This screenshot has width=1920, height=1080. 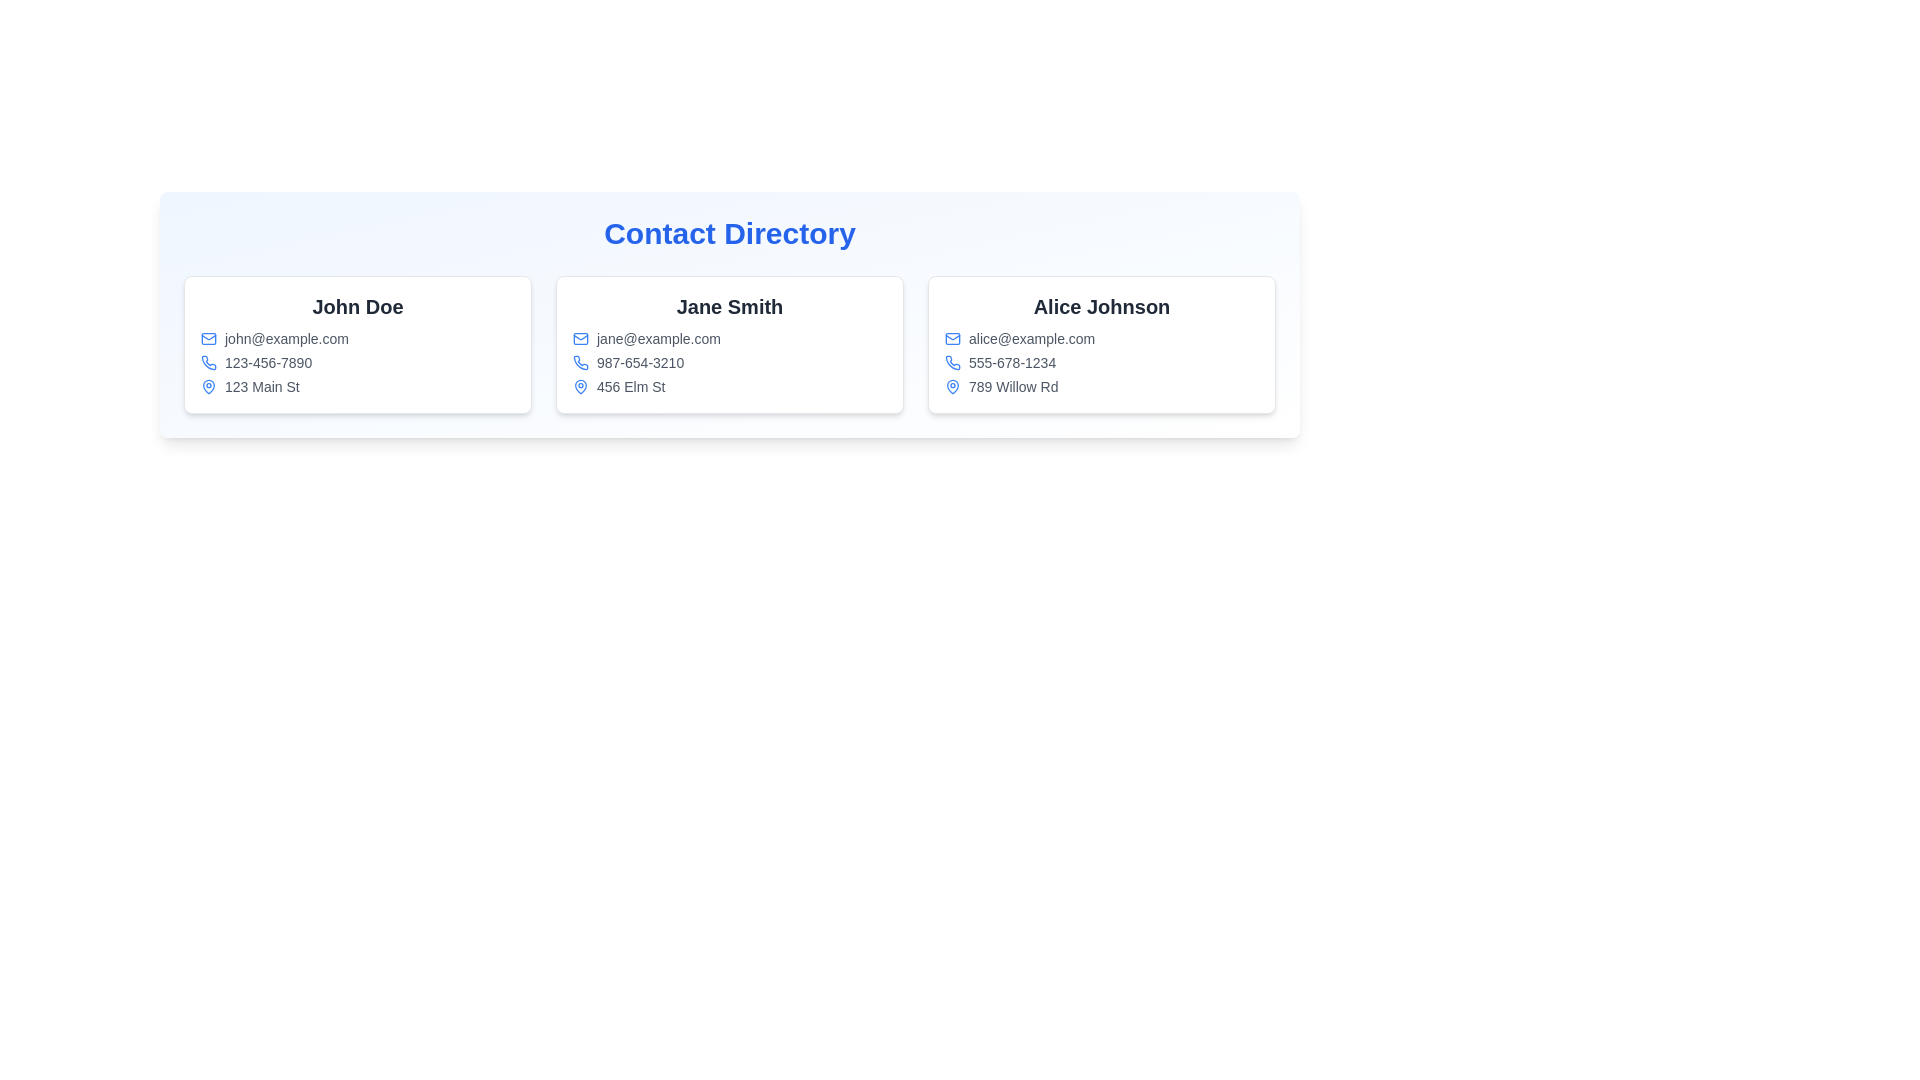 I want to click on the phone icon that indicates the phone number '555-678-1234' for the contact 'Alice Johnson' in the third column of the contact directory, so click(x=952, y=362).